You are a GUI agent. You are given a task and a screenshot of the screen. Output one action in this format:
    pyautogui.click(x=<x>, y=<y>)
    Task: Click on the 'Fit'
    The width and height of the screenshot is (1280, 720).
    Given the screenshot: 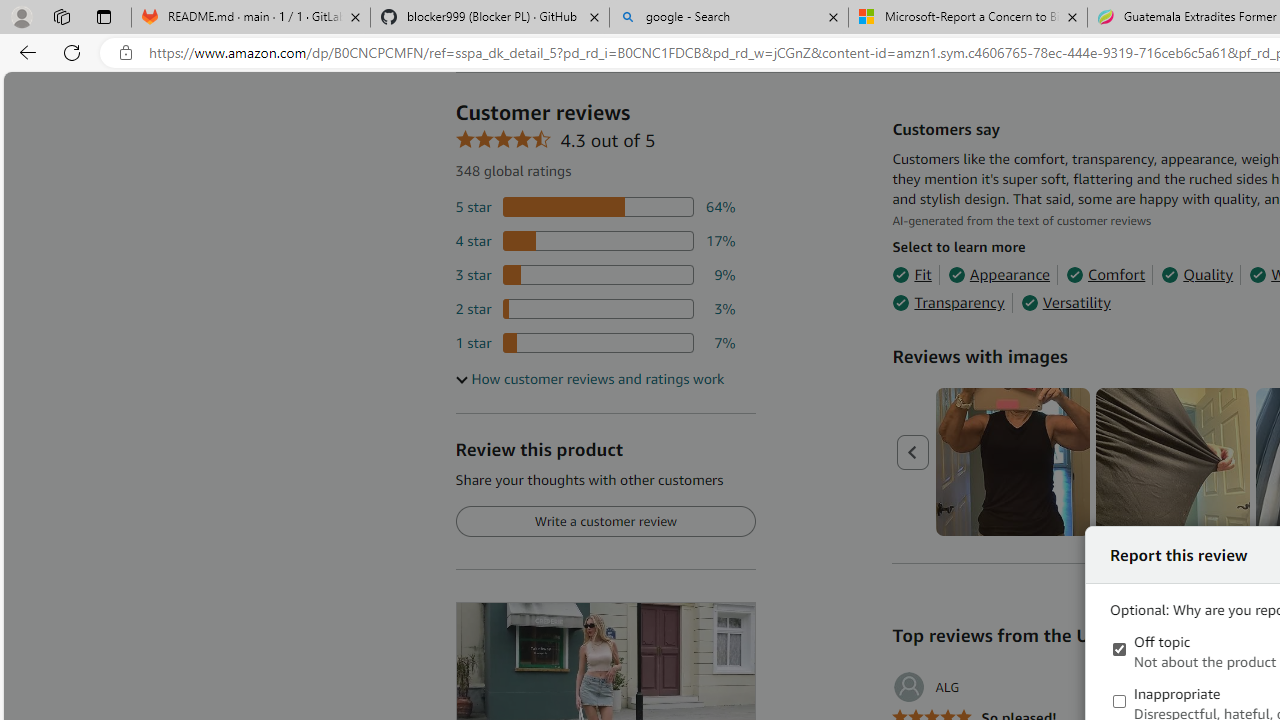 What is the action you would take?
    pyautogui.click(x=911, y=275)
    